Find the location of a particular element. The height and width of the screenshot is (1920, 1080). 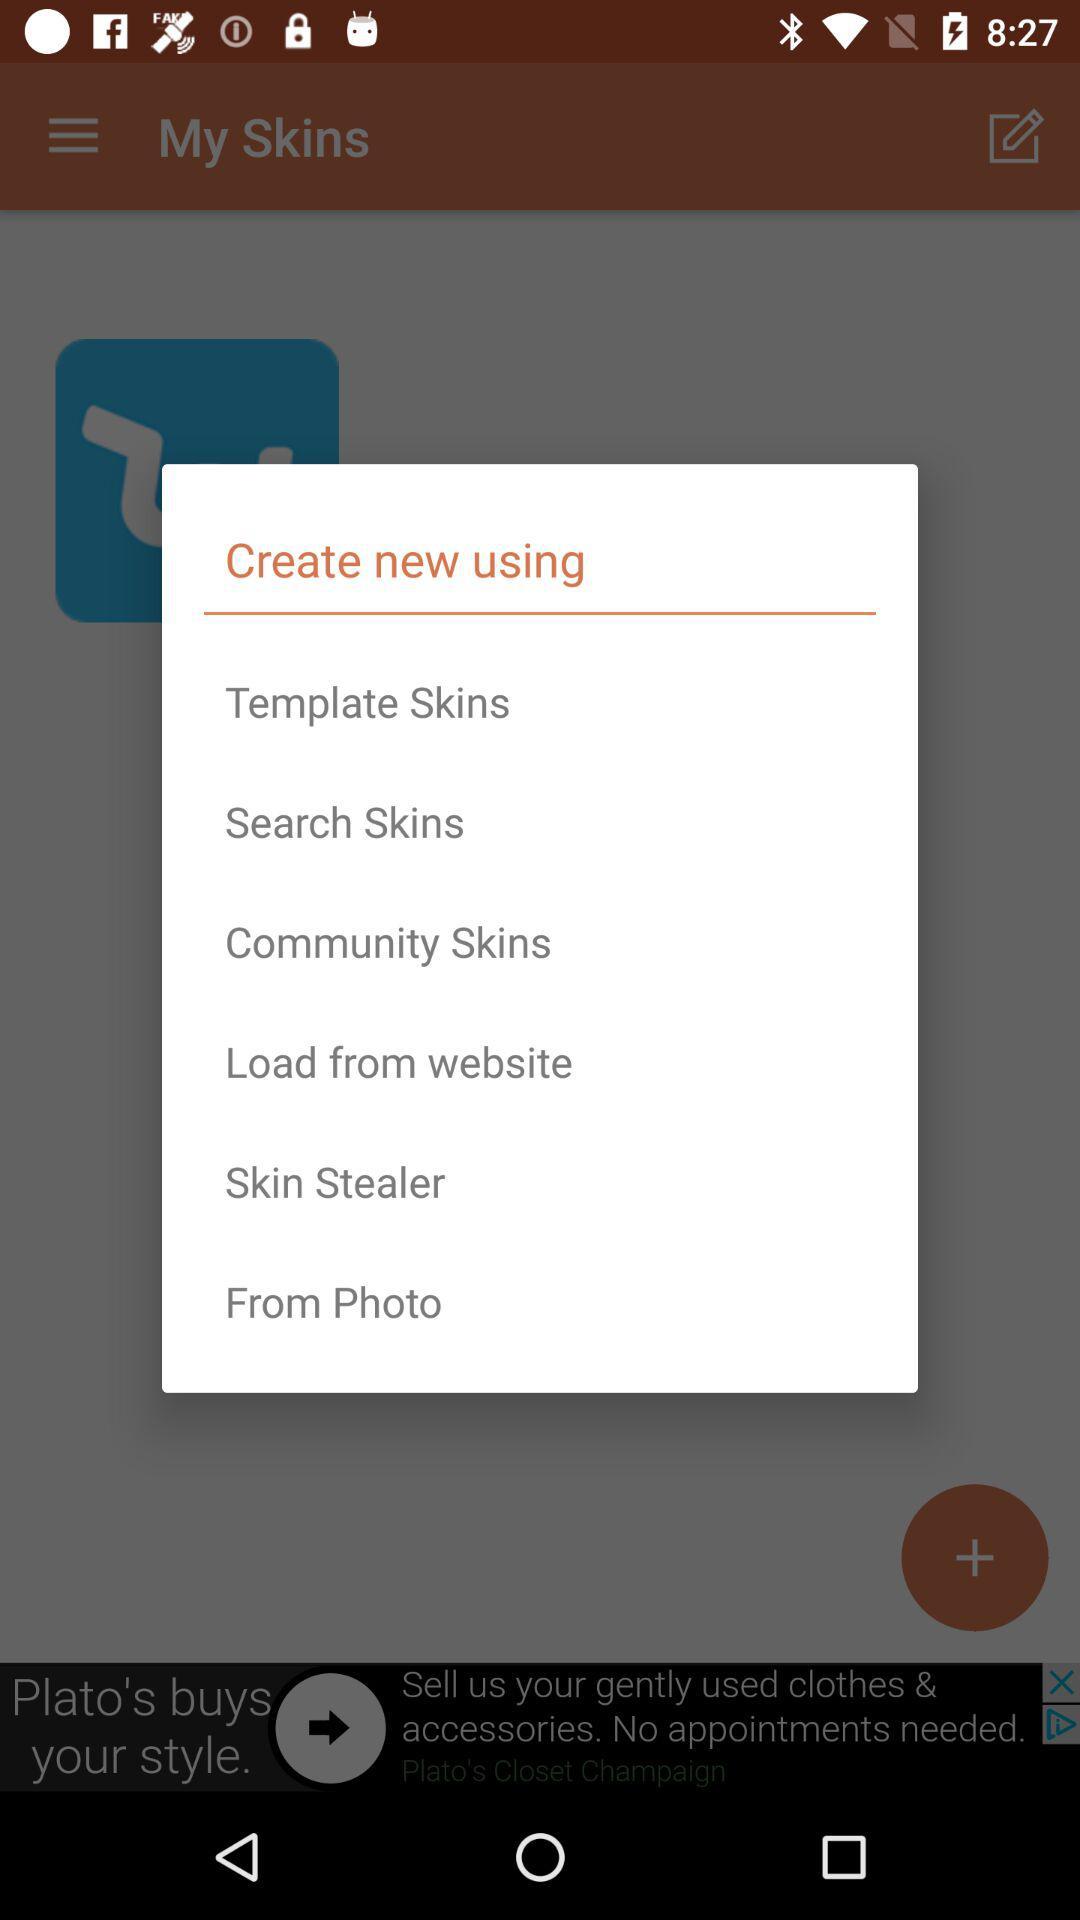

icon above from photo item is located at coordinates (540, 1181).